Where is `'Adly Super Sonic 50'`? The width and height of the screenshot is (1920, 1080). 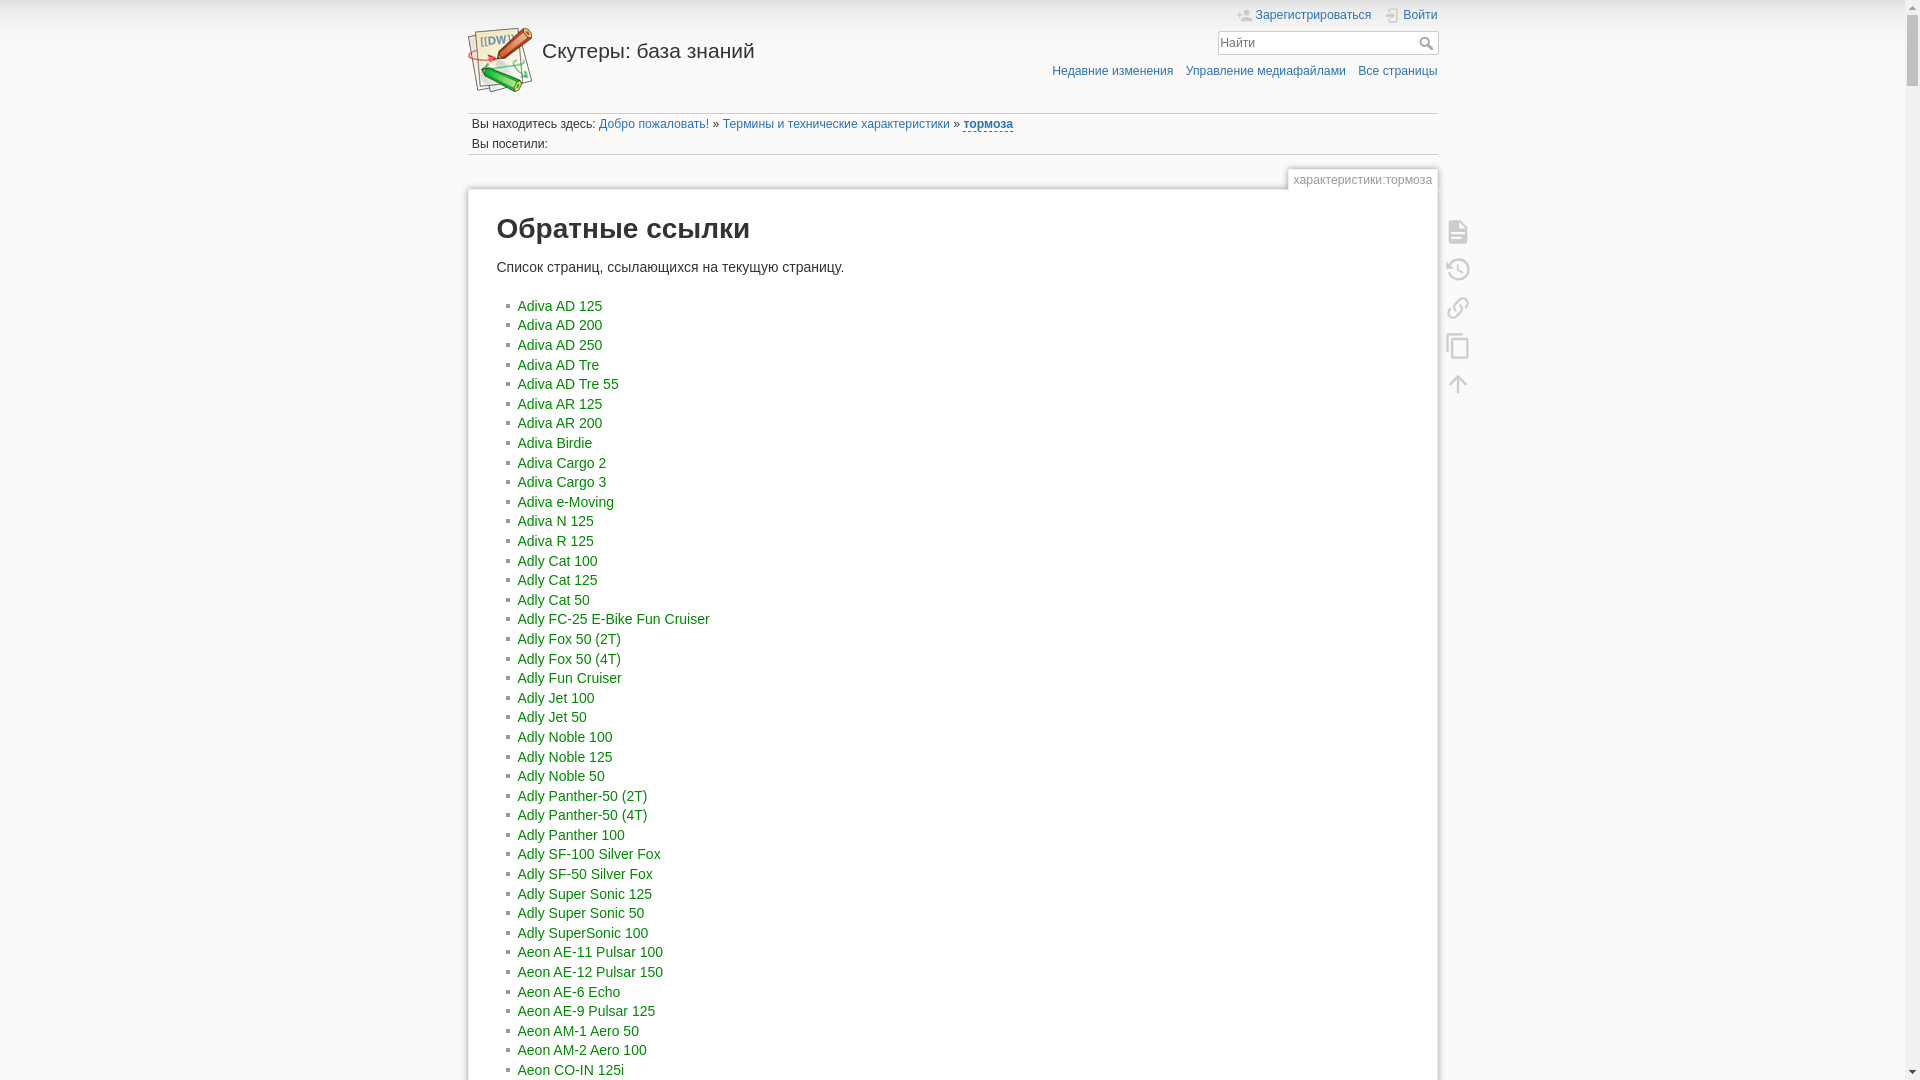 'Adly Super Sonic 50' is located at coordinates (580, 913).